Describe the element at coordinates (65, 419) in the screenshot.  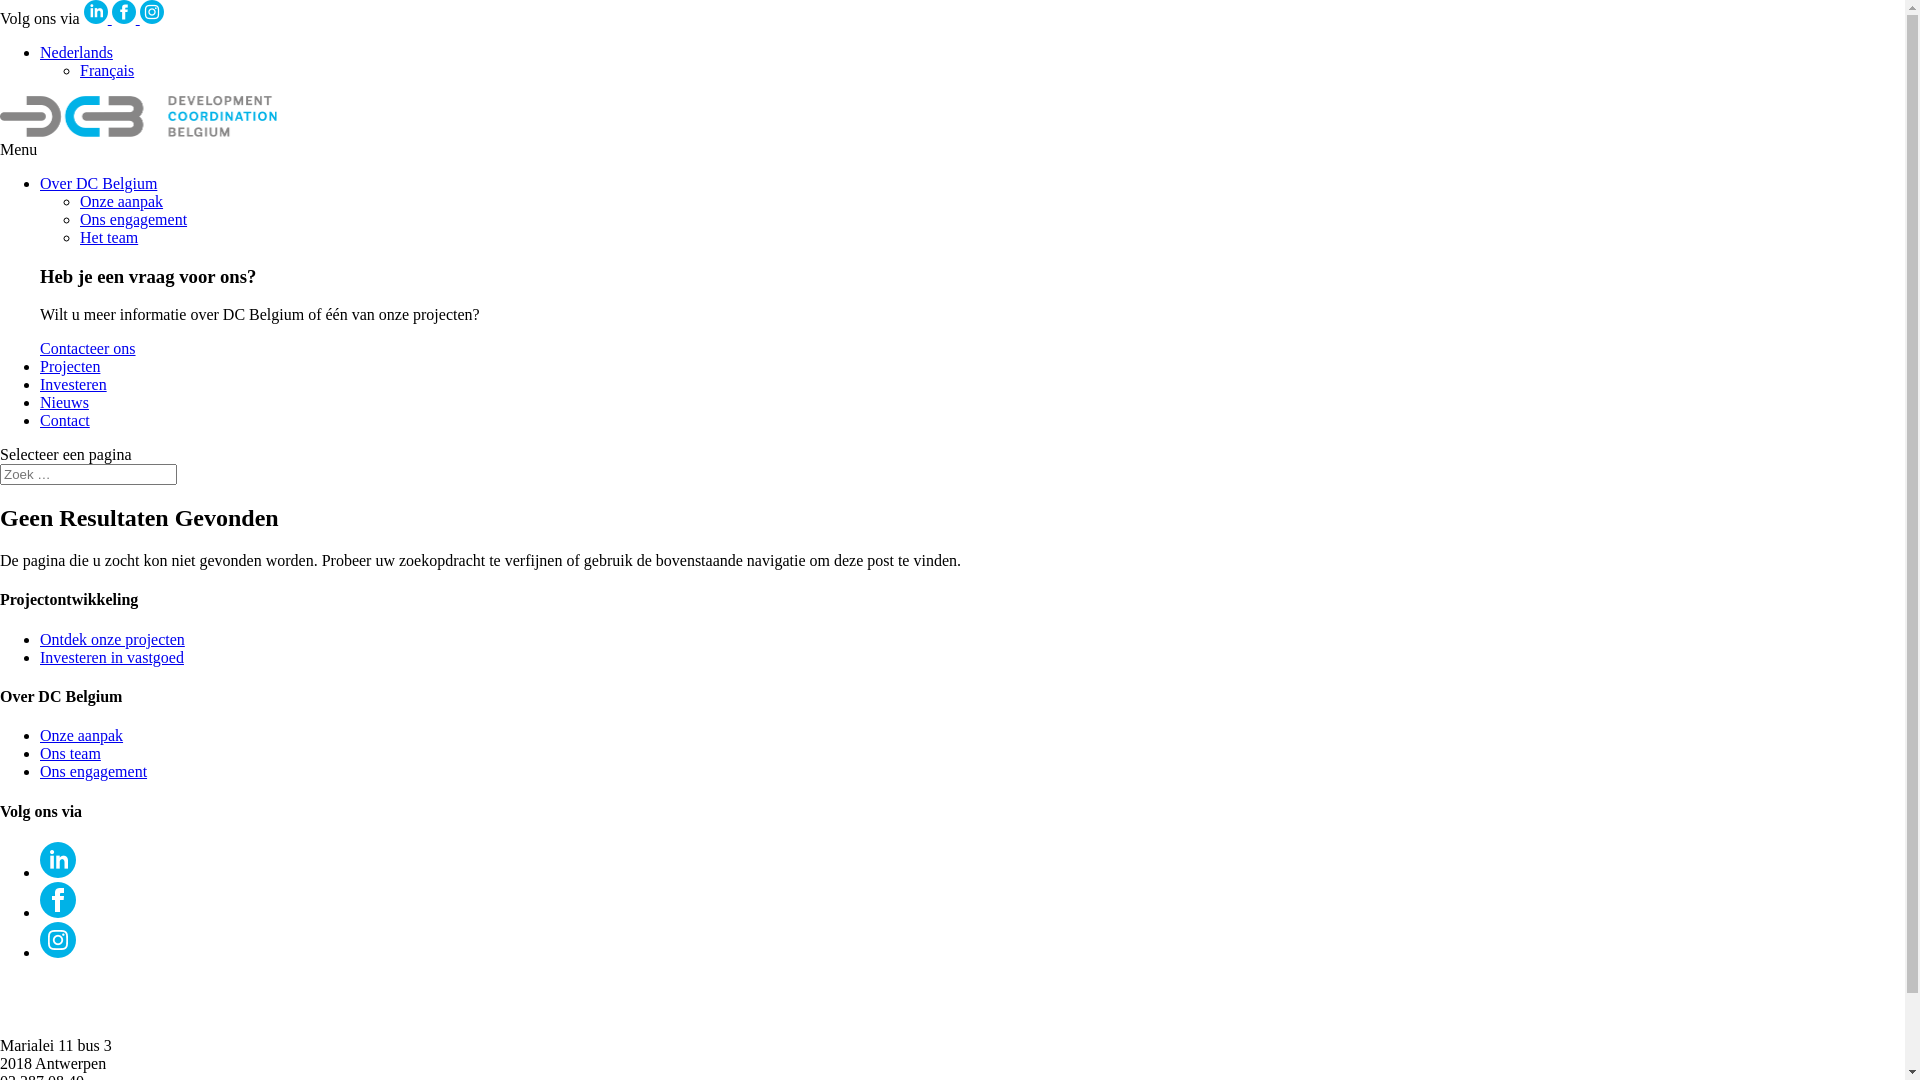
I see `'Contact'` at that location.